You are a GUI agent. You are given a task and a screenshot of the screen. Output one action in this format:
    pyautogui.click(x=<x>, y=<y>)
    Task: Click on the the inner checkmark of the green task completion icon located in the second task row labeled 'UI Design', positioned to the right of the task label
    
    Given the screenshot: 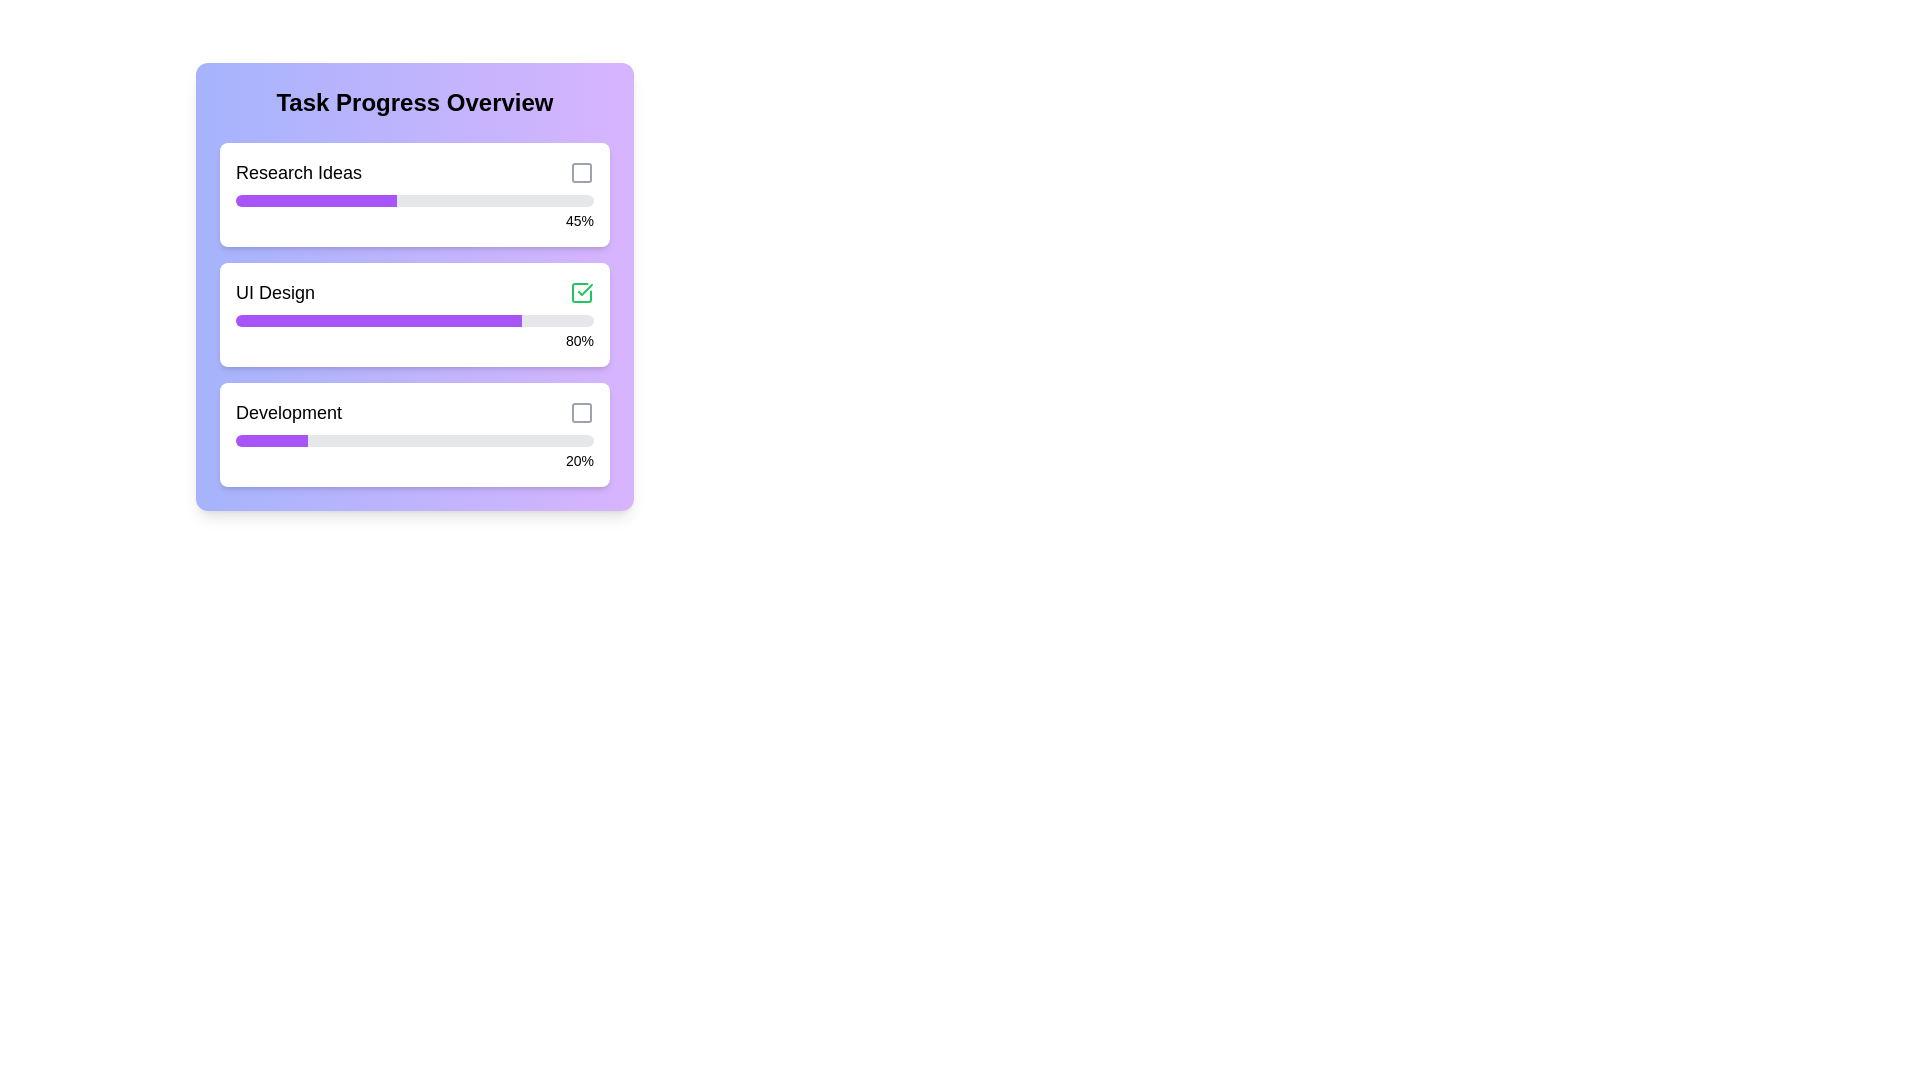 What is the action you would take?
    pyautogui.click(x=584, y=289)
    